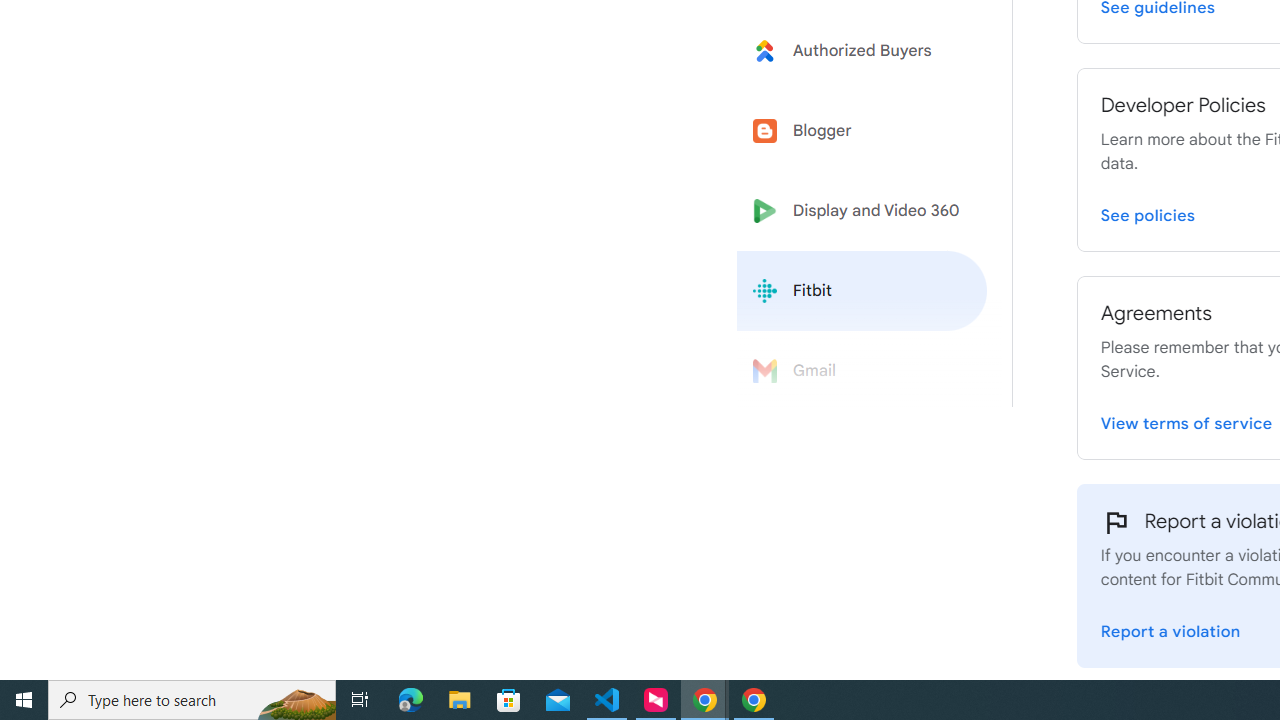  Describe the element at coordinates (1148, 212) in the screenshot. I see `'View Fitbit Developer Policies page'` at that location.